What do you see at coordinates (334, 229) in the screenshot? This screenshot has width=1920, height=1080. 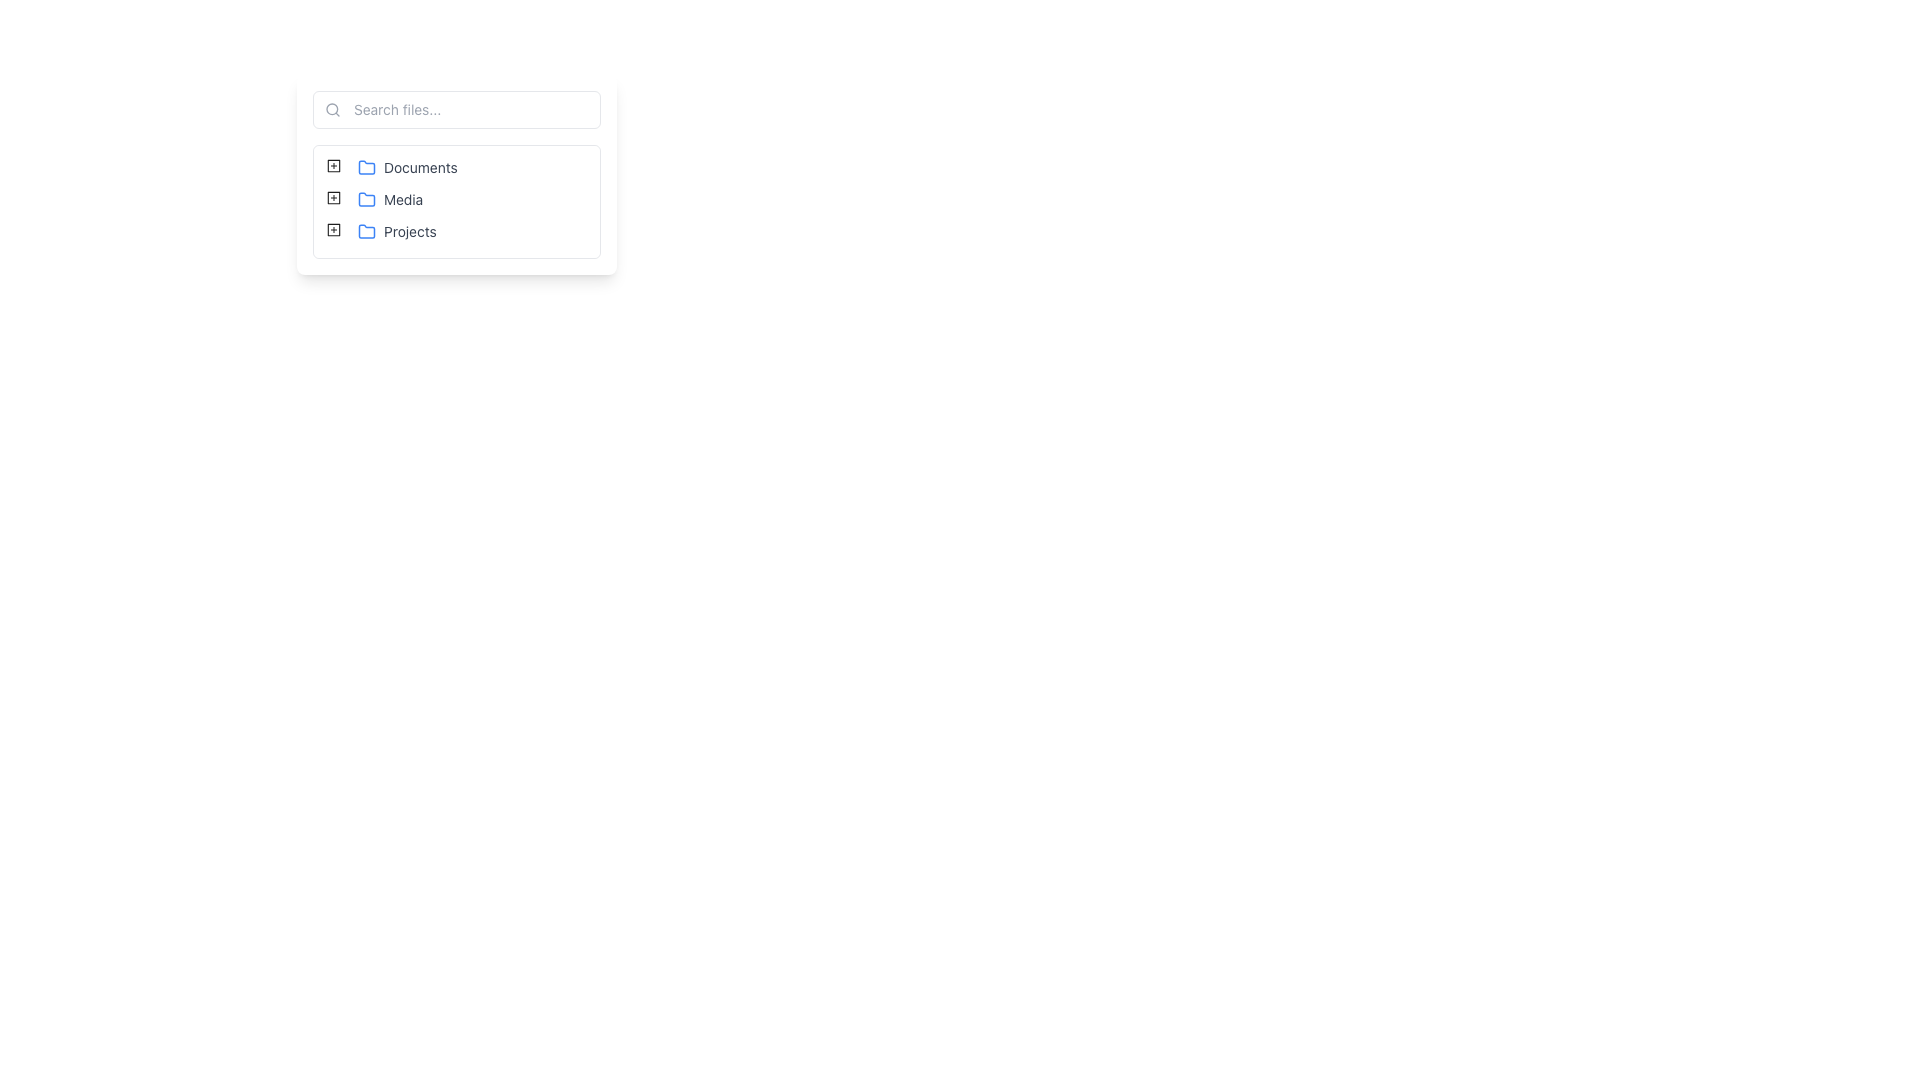 I see `the Expandable toggle icon with a '+' symbol located at the third position under the 'Projects' label` at bounding box center [334, 229].